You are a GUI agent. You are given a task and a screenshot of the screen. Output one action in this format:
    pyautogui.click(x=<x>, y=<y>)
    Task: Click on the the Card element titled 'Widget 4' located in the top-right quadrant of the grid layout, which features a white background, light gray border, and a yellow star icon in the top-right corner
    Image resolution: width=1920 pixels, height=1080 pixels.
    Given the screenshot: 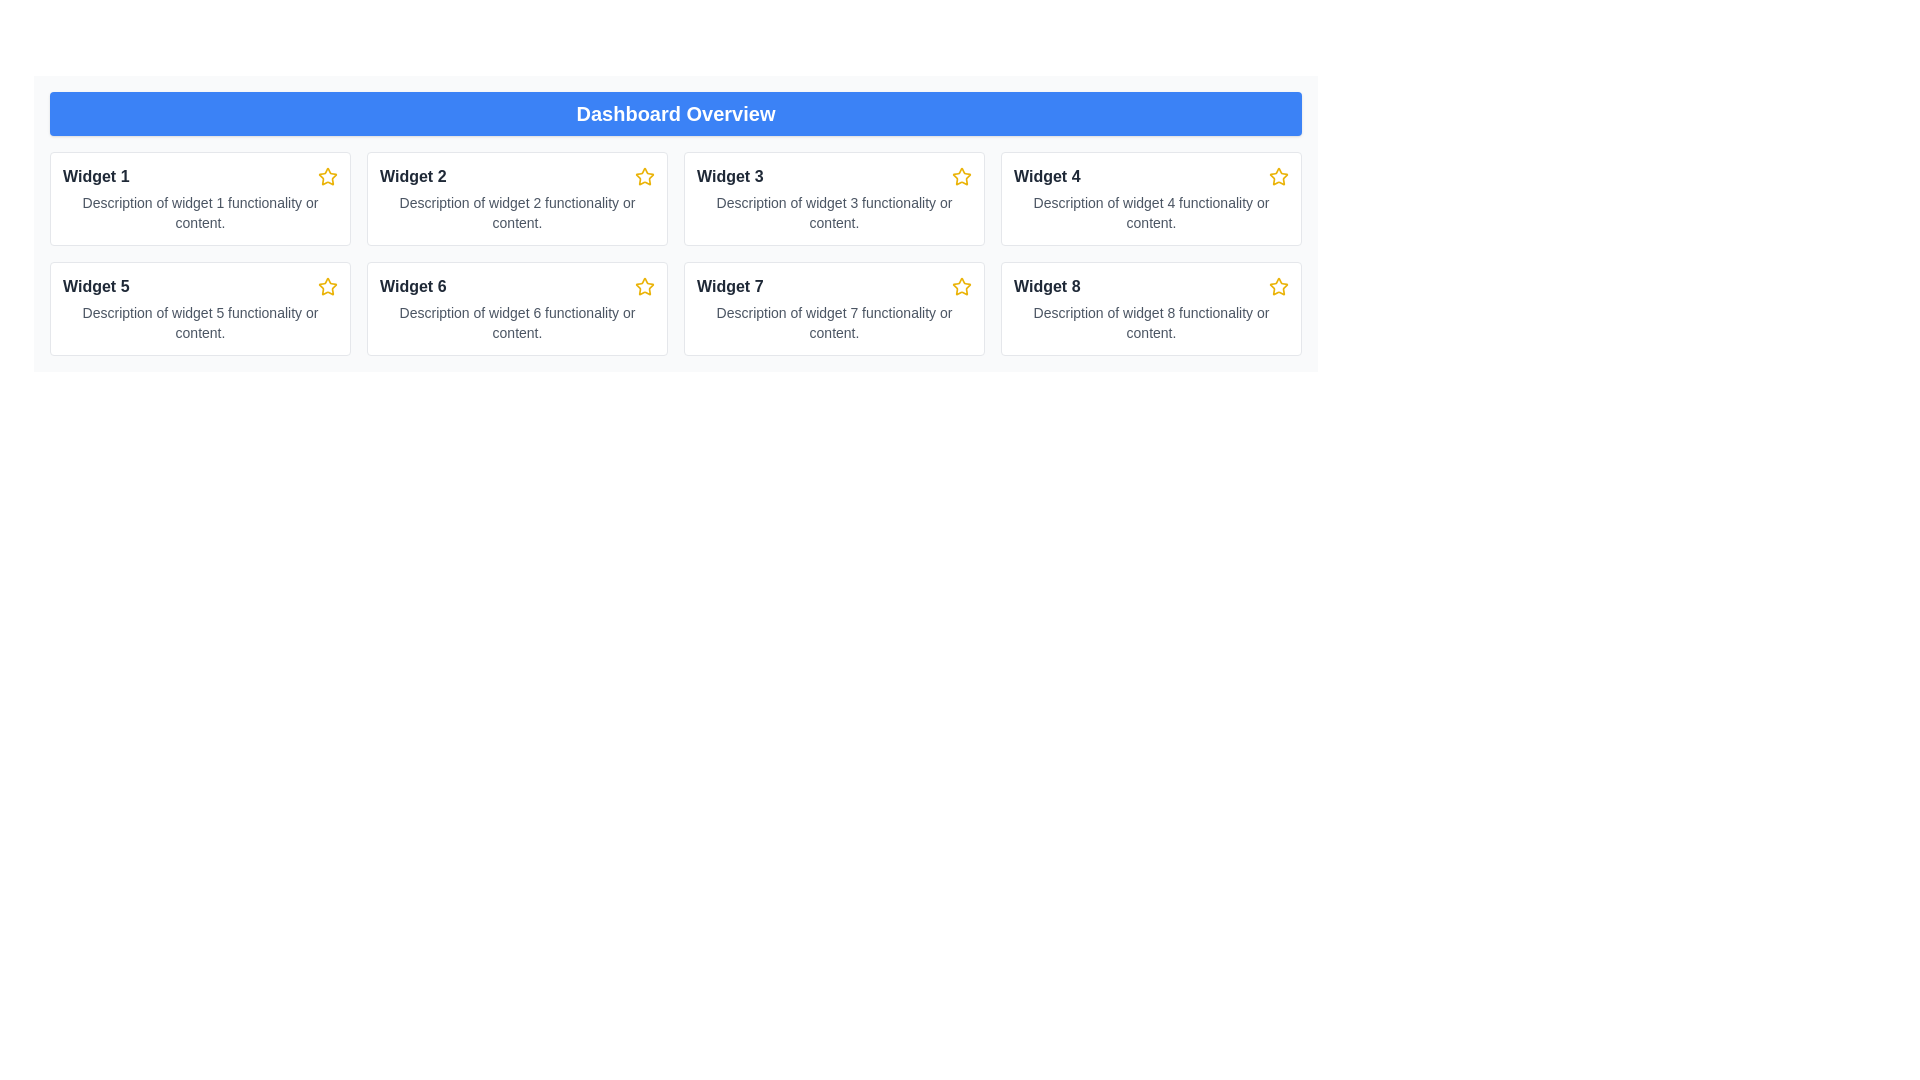 What is the action you would take?
    pyautogui.click(x=1151, y=199)
    